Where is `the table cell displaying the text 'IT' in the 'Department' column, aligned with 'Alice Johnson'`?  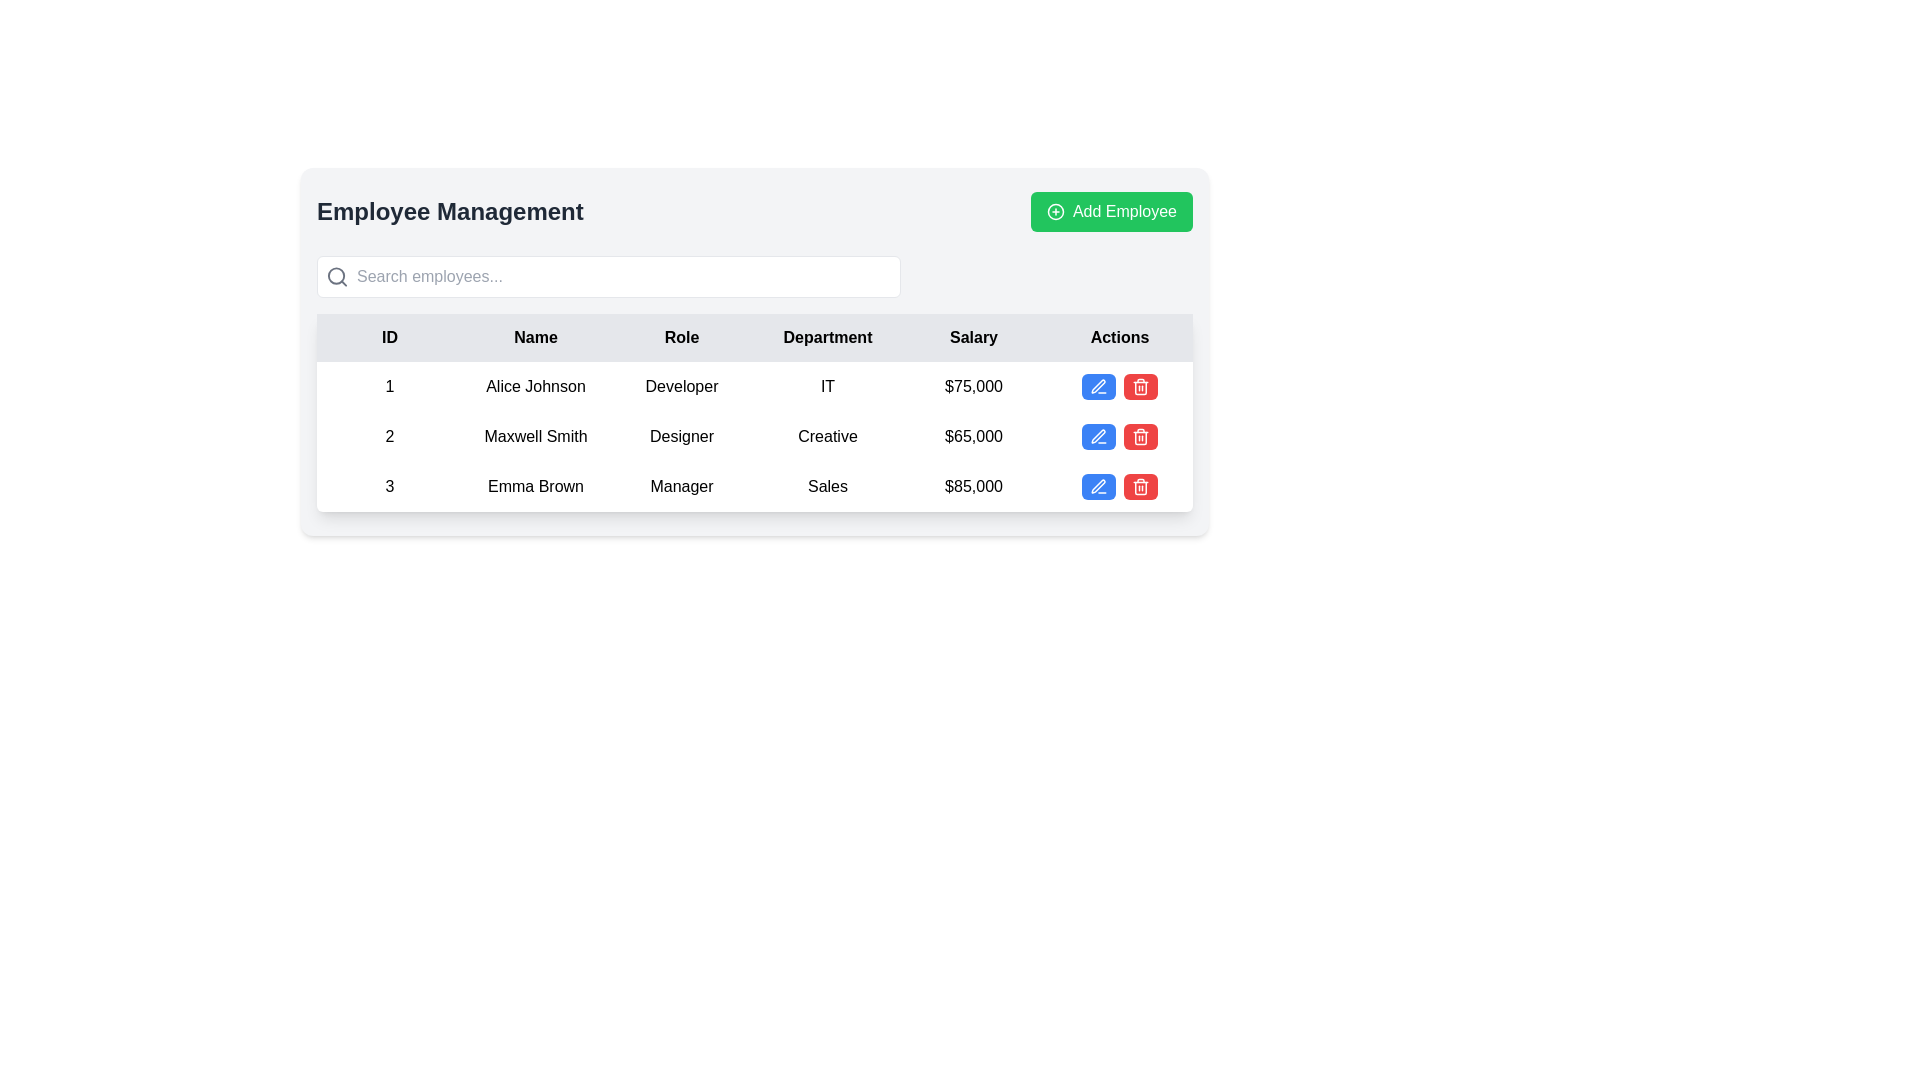 the table cell displaying the text 'IT' in the 'Department' column, aligned with 'Alice Johnson' is located at coordinates (828, 386).